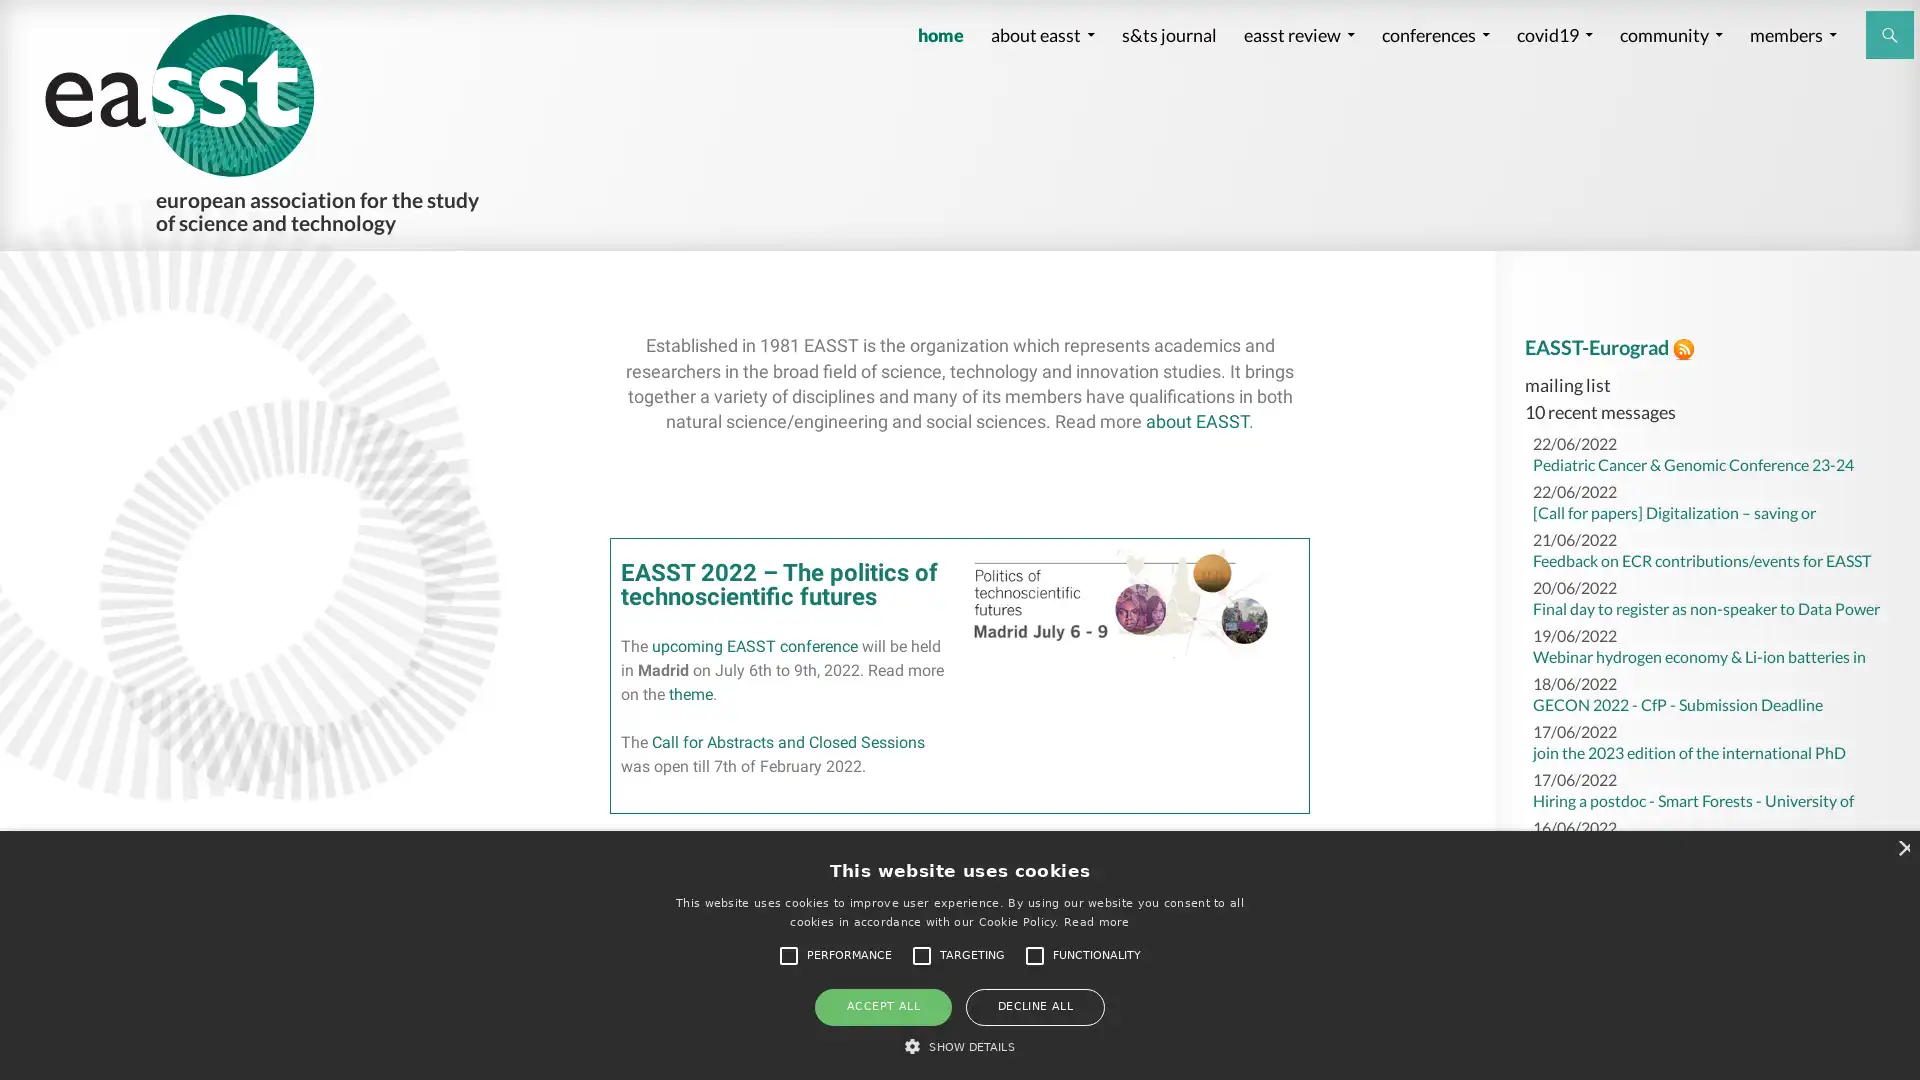  I want to click on DECLINE ALL, so click(1035, 1006).